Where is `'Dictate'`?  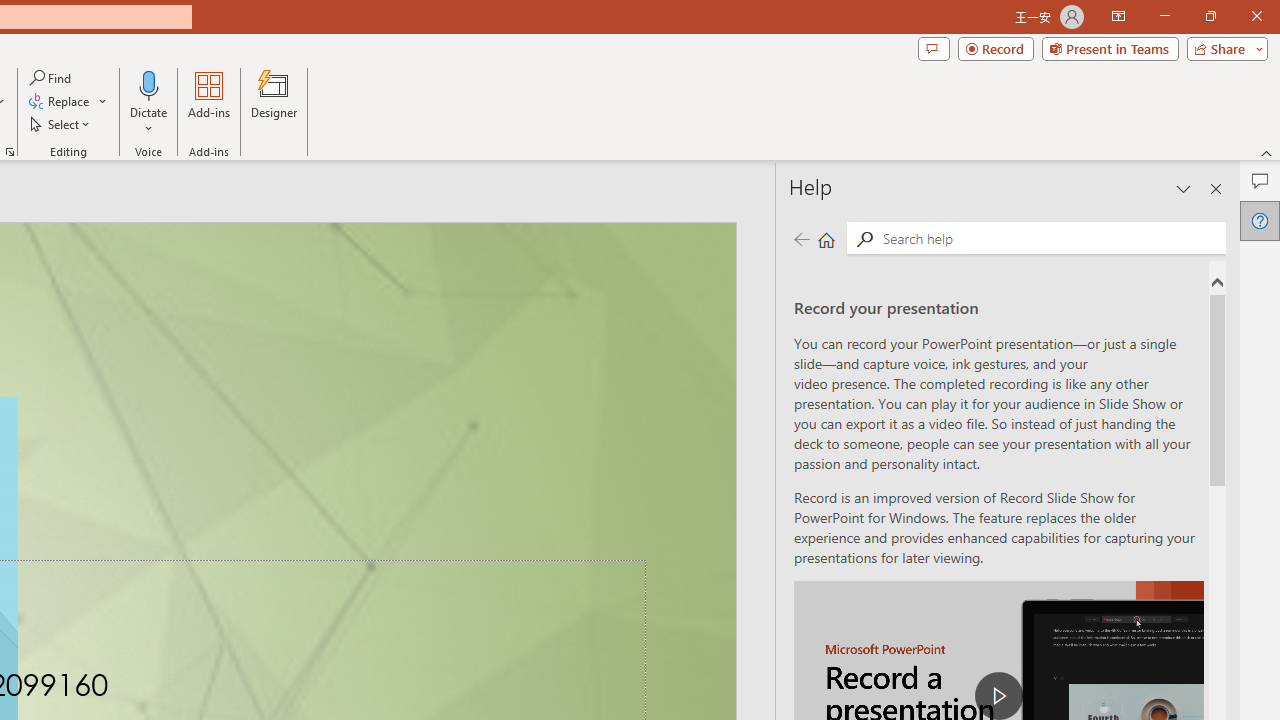 'Dictate' is located at coordinates (148, 84).